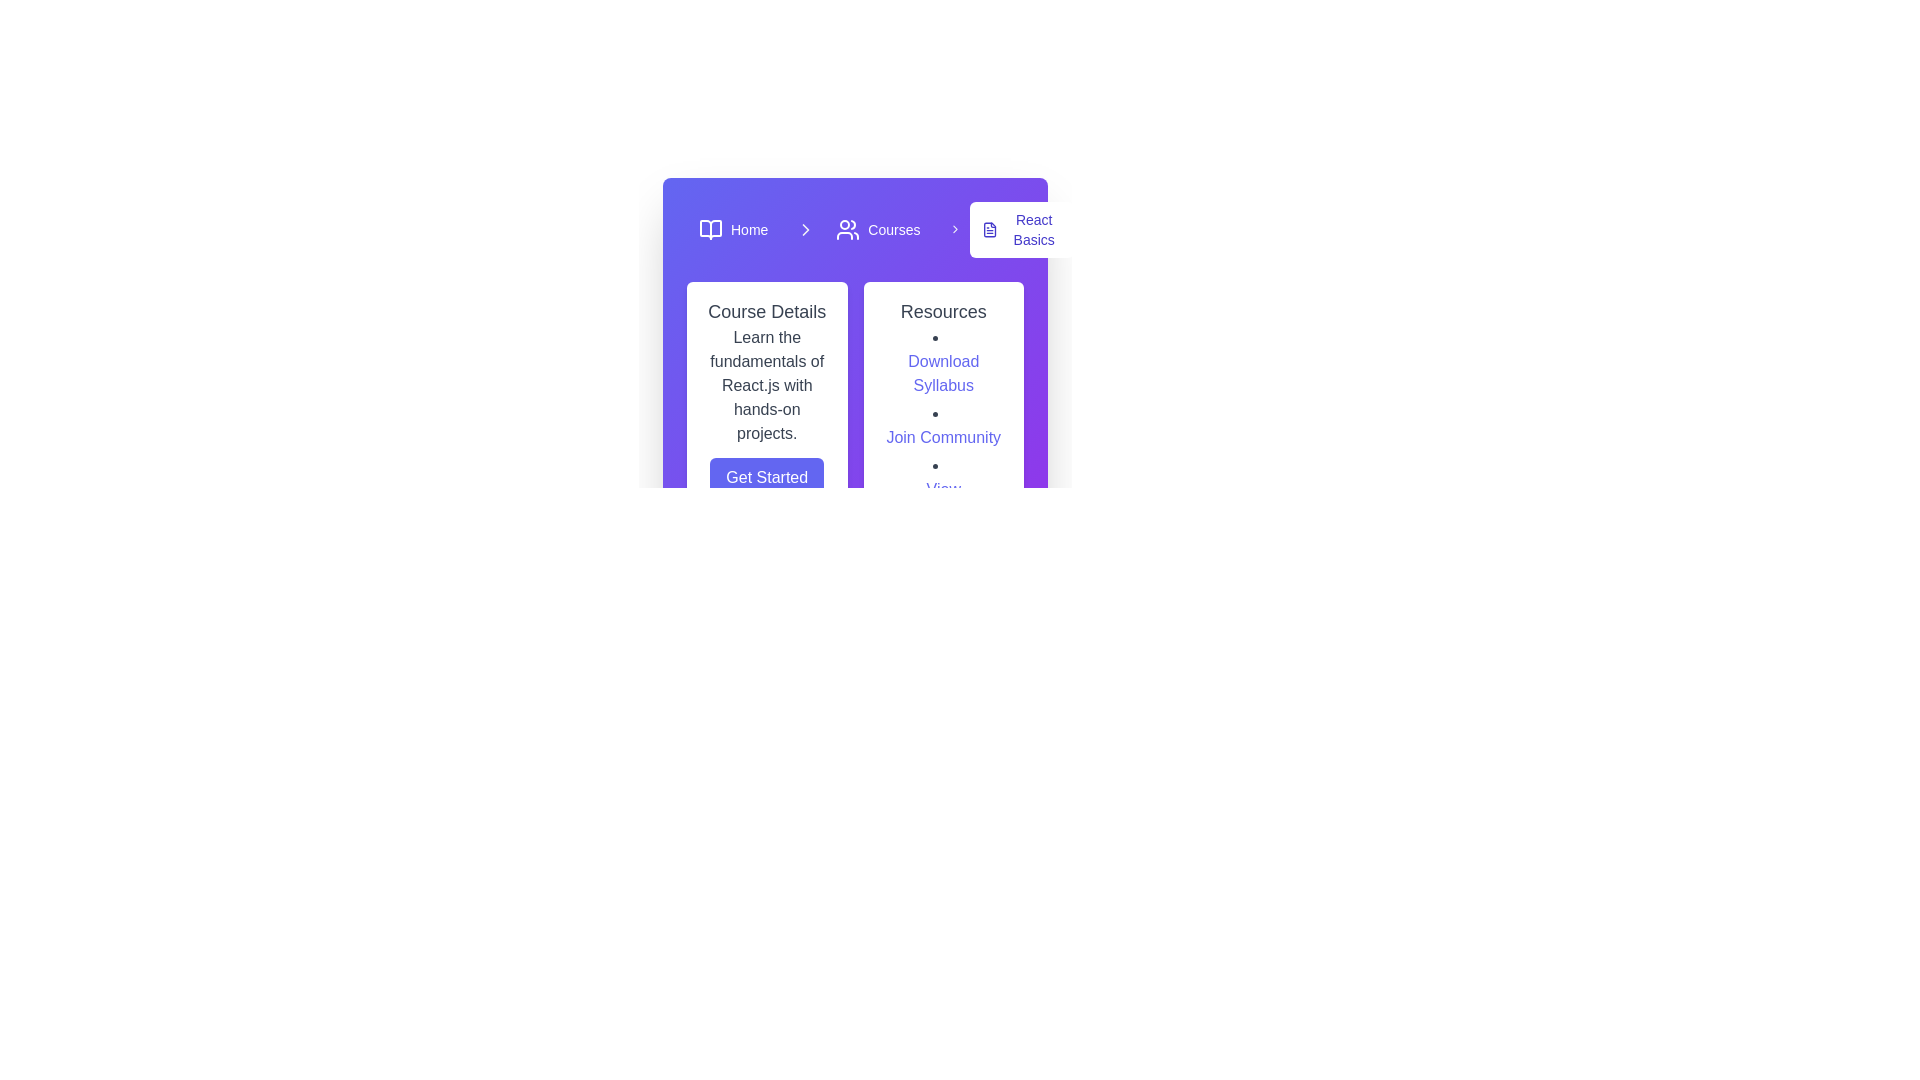  What do you see at coordinates (942, 362) in the screenshot?
I see `the first hyperlink in the 'Resources' section to download the syllabus` at bounding box center [942, 362].